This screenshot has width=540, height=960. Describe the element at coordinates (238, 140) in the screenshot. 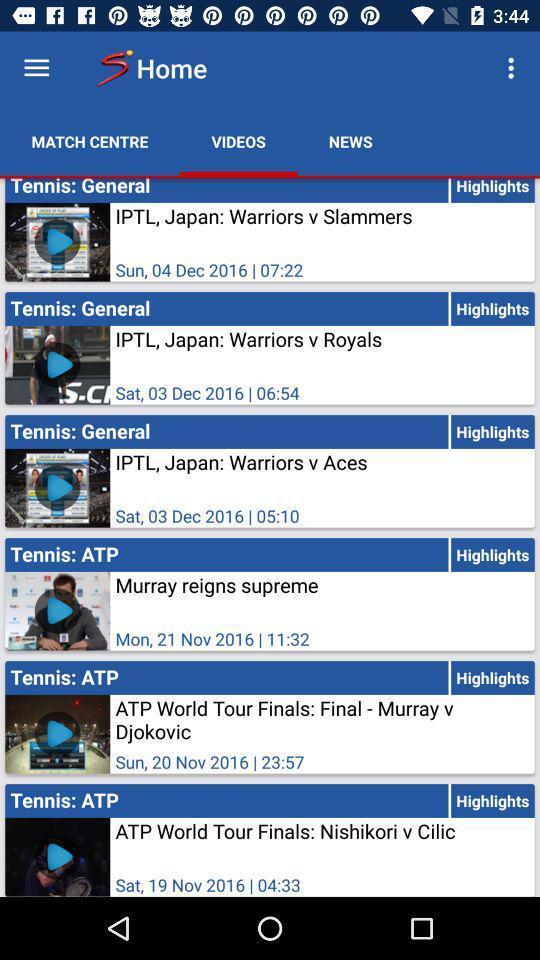

I see `the icon next to match centre item` at that location.